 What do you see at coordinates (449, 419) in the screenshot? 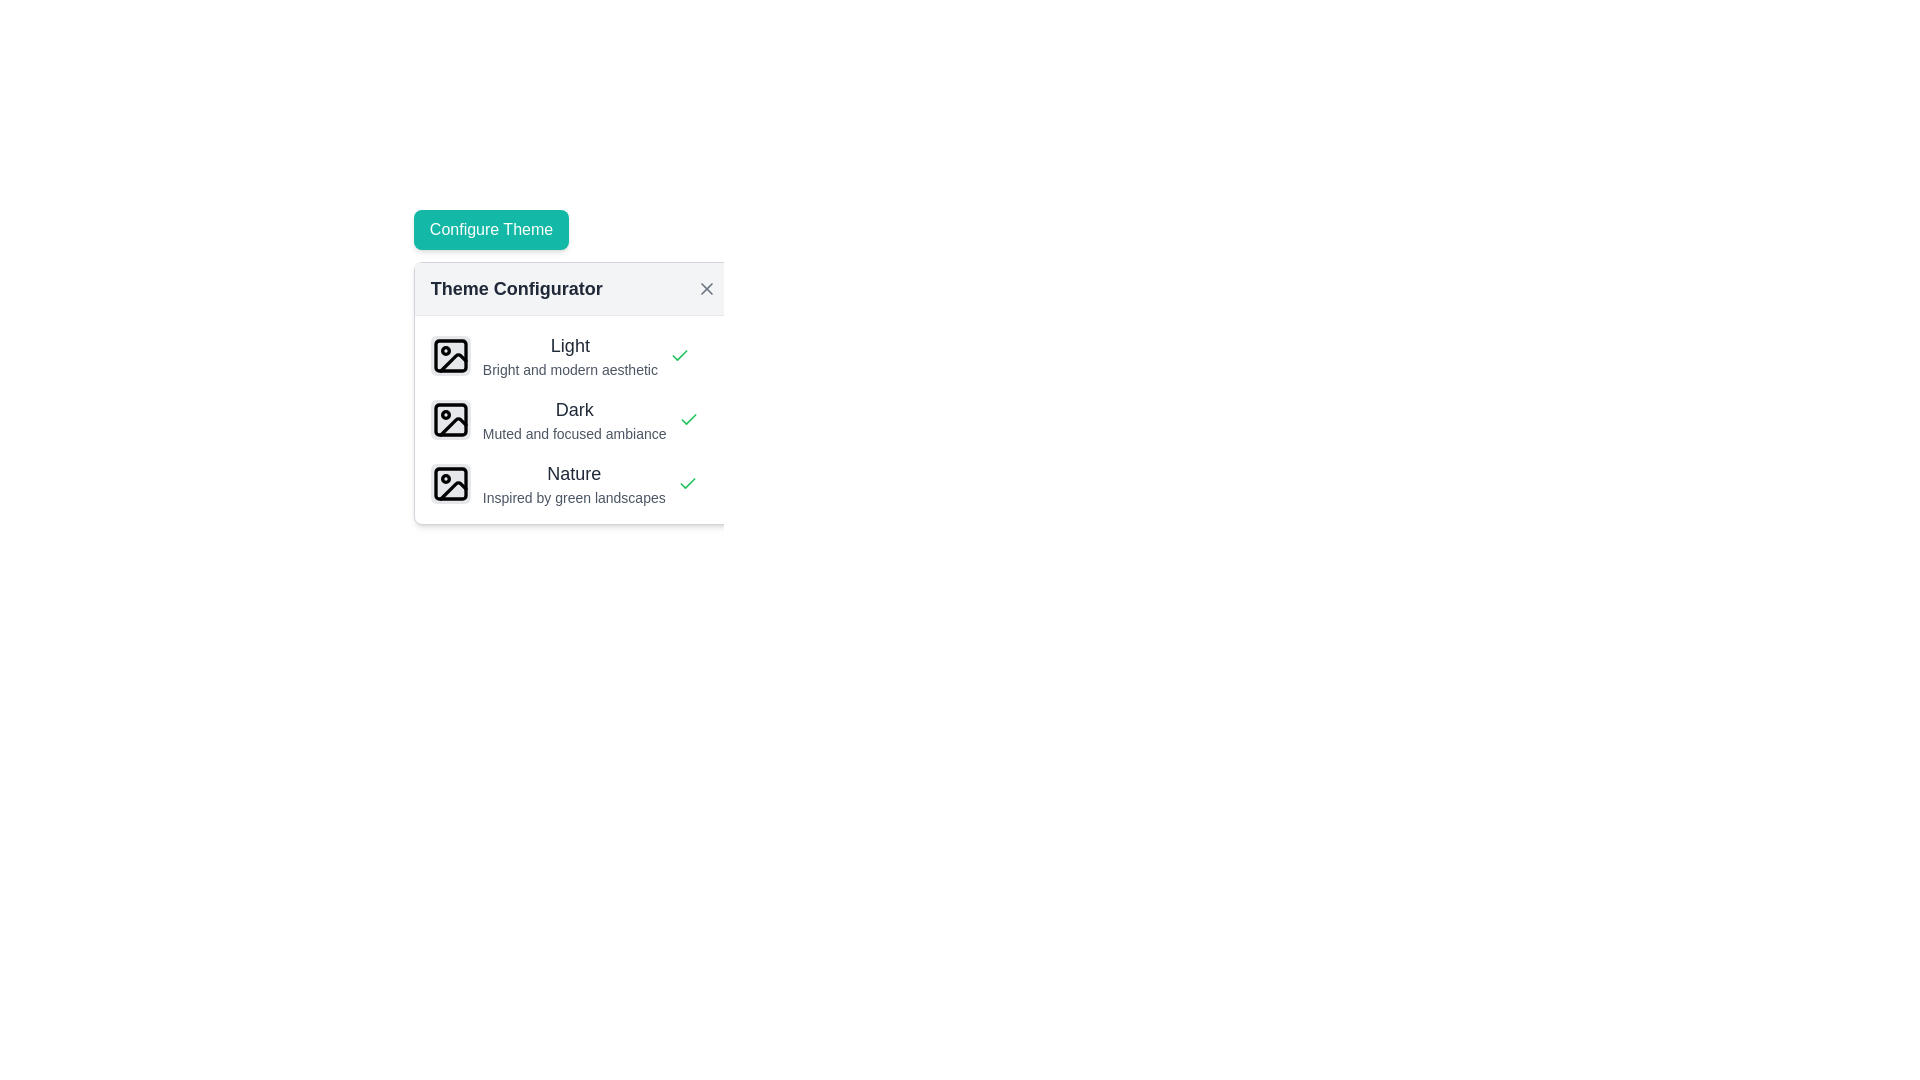
I see `the rounded rectangle element located centrally within the second icon of the 'Dark' theme, which serves as a backdrop or frame` at bounding box center [449, 419].